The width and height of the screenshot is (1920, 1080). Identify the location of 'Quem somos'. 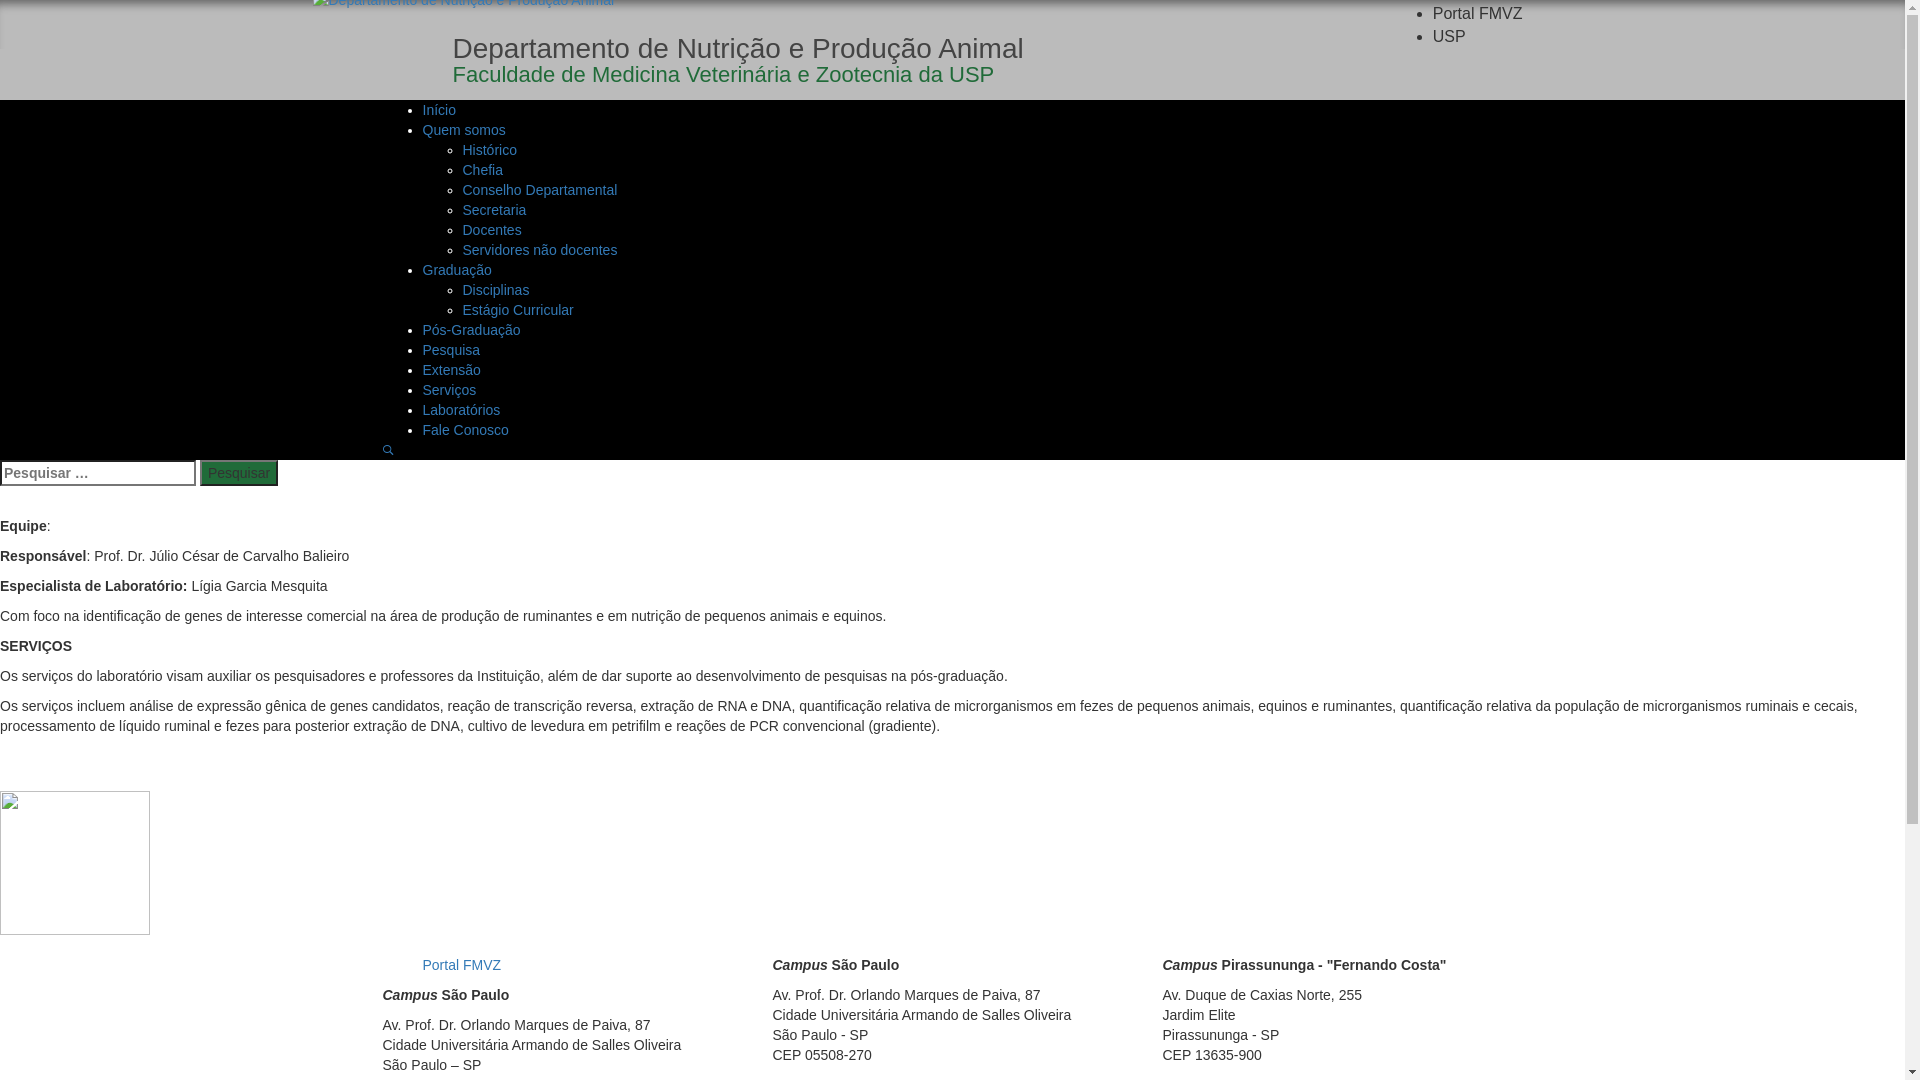
(462, 130).